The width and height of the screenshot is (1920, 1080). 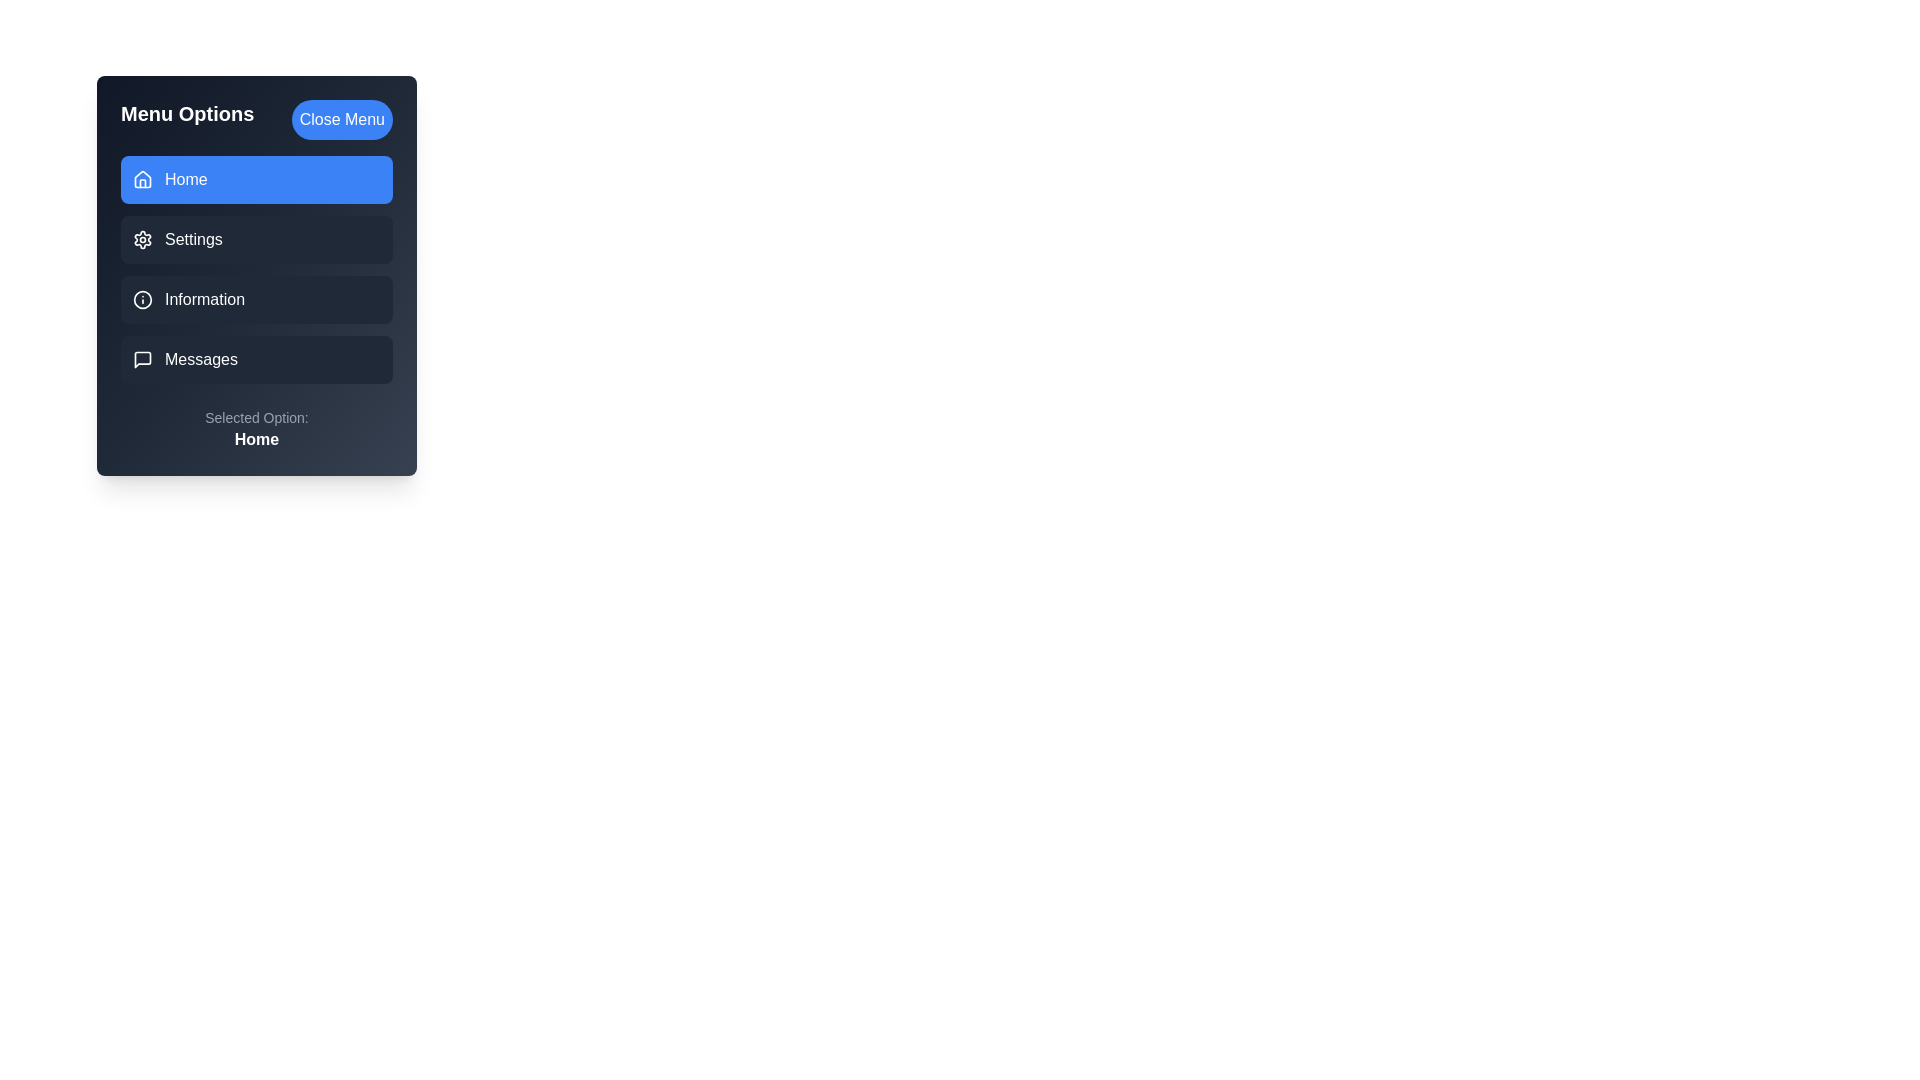 What do you see at coordinates (256, 358) in the screenshot?
I see `the 'Messages' menu option, which is the fourth item in the vertical list of selectable menu items under 'Menu Options'` at bounding box center [256, 358].